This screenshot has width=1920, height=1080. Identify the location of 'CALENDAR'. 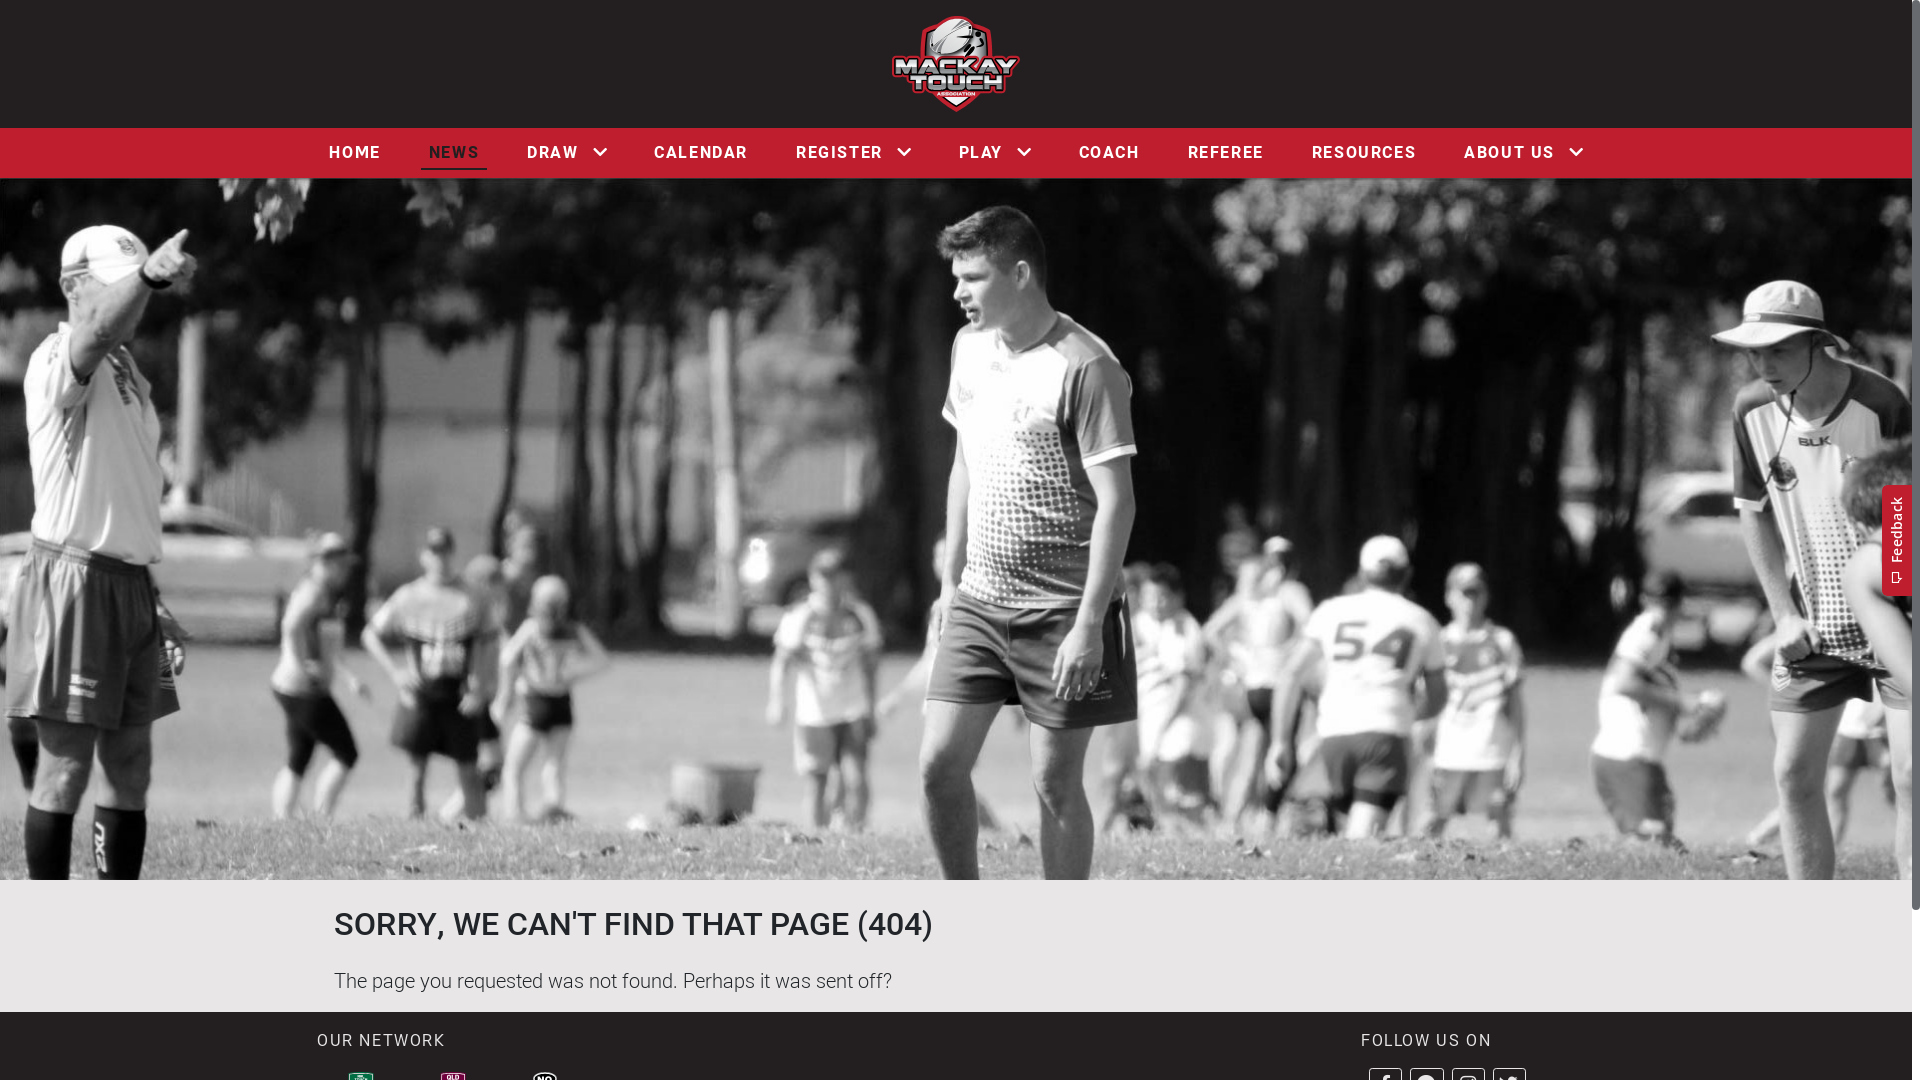
(700, 152).